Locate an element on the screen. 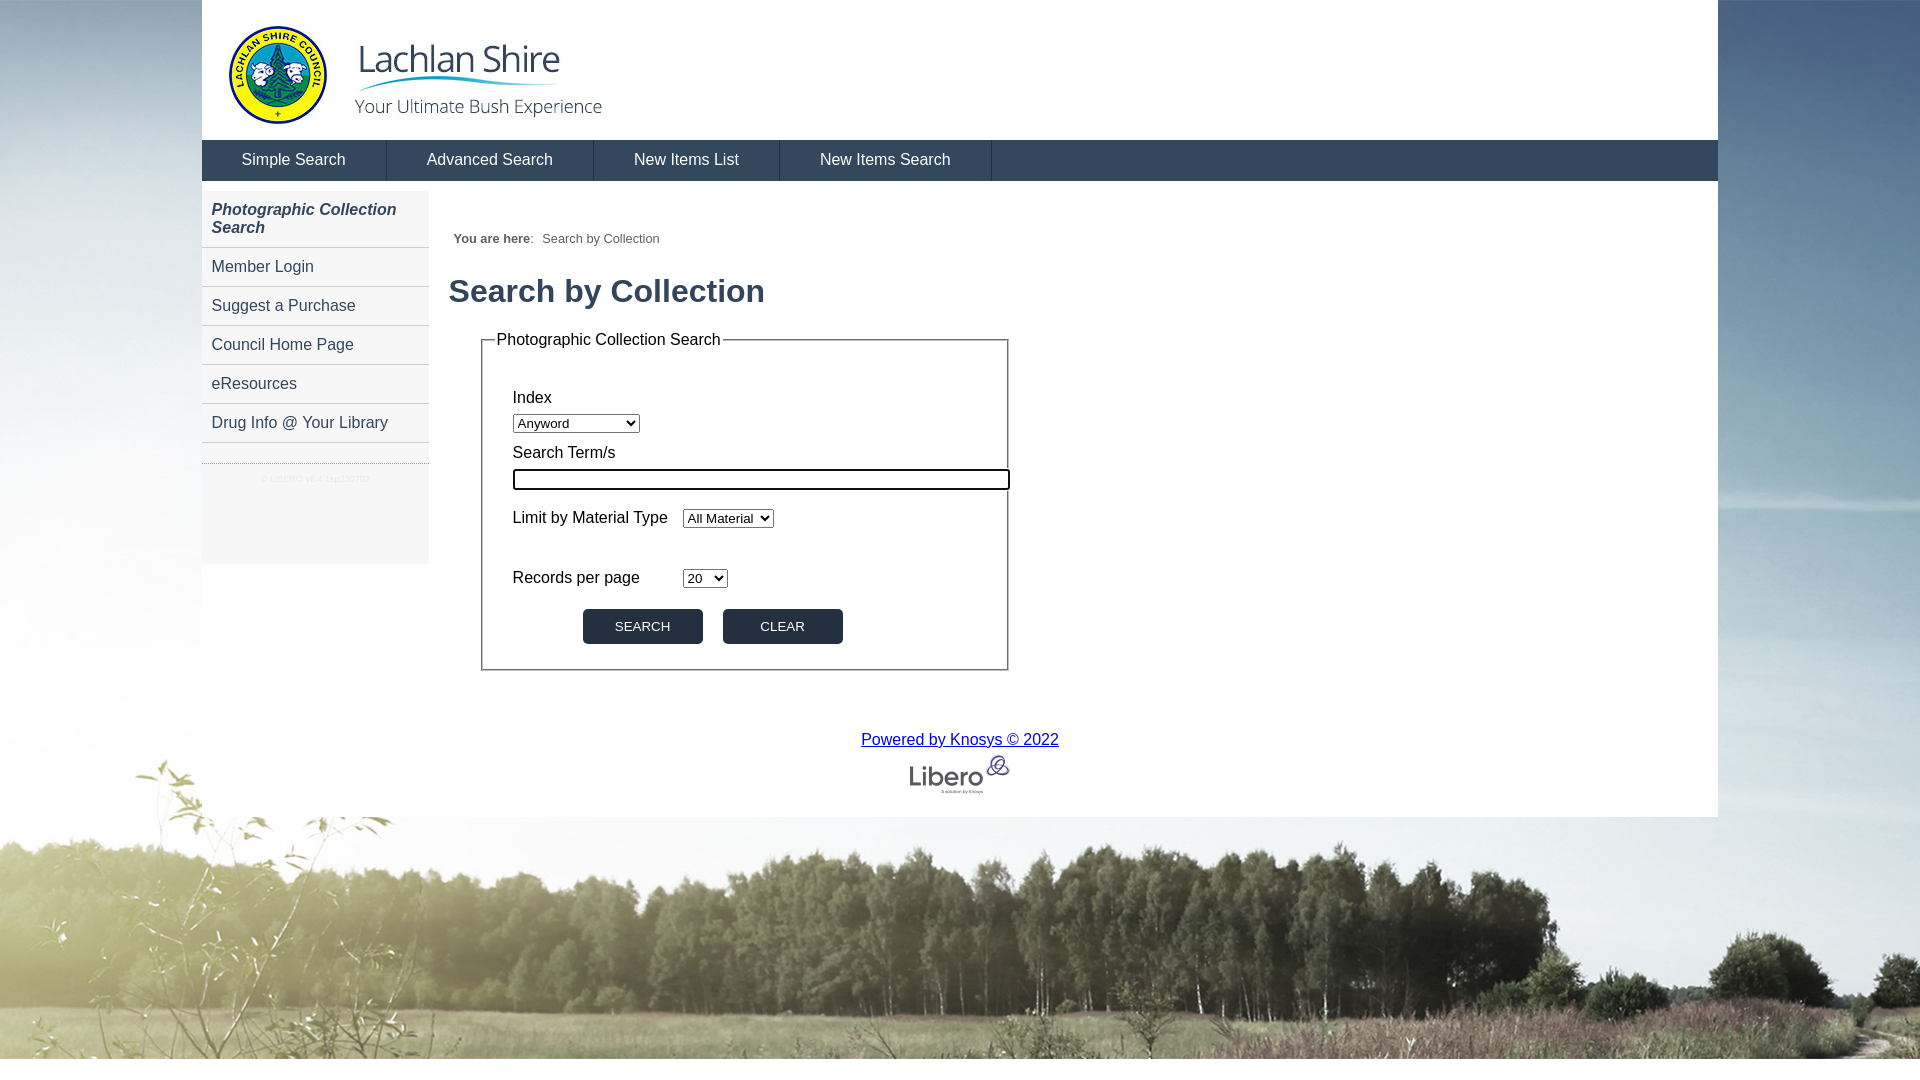 This screenshot has width=1920, height=1080. 'eResources' is located at coordinates (314, 384).